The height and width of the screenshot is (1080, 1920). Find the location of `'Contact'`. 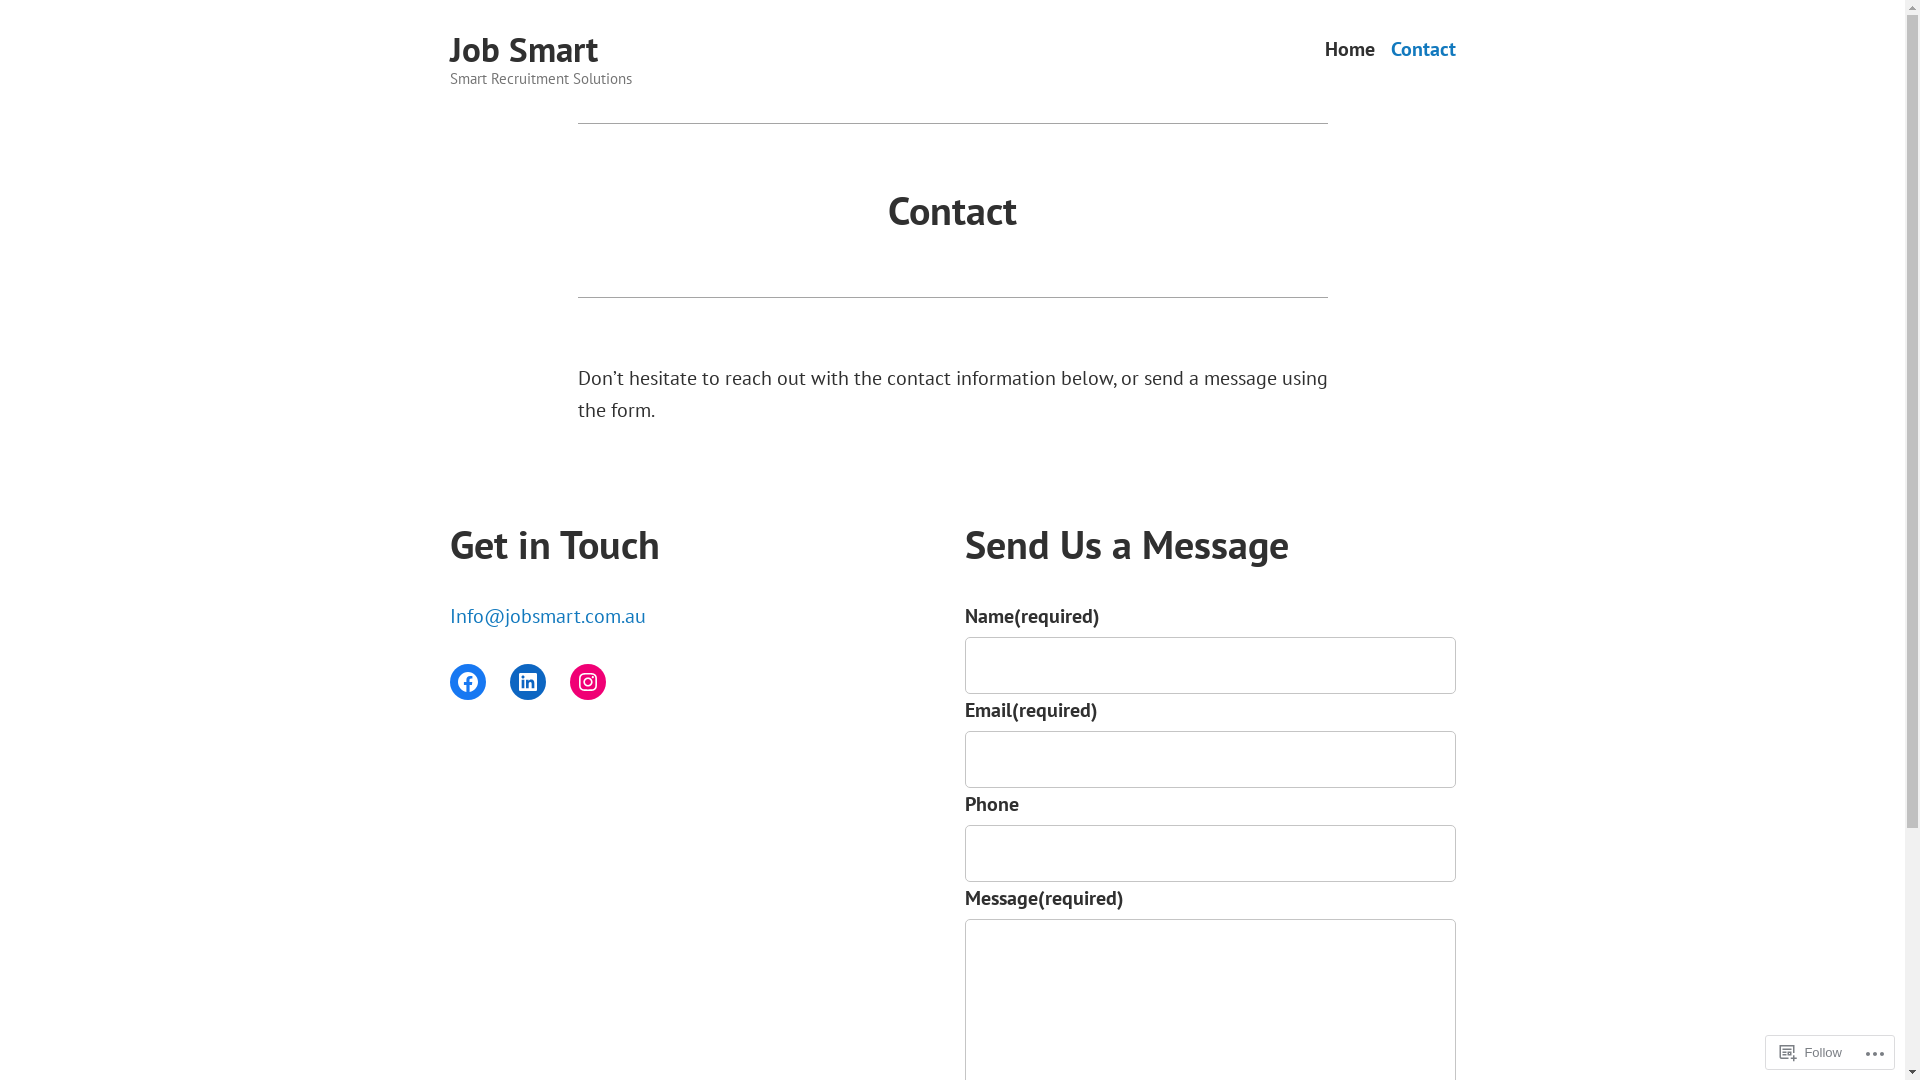

'Contact' is located at coordinates (1421, 48).